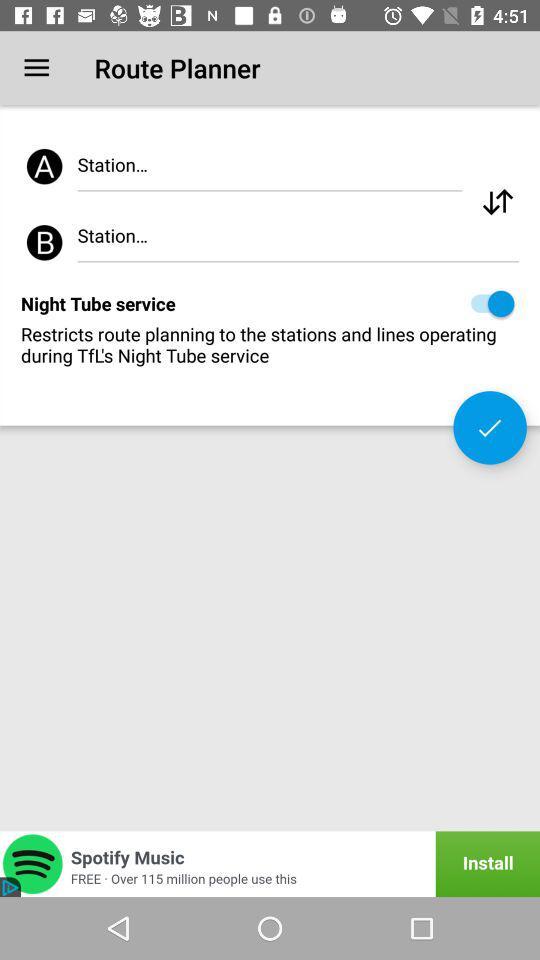  Describe the element at coordinates (489, 427) in the screenshot. I see `the icon below restricts route planning icon` at that location.